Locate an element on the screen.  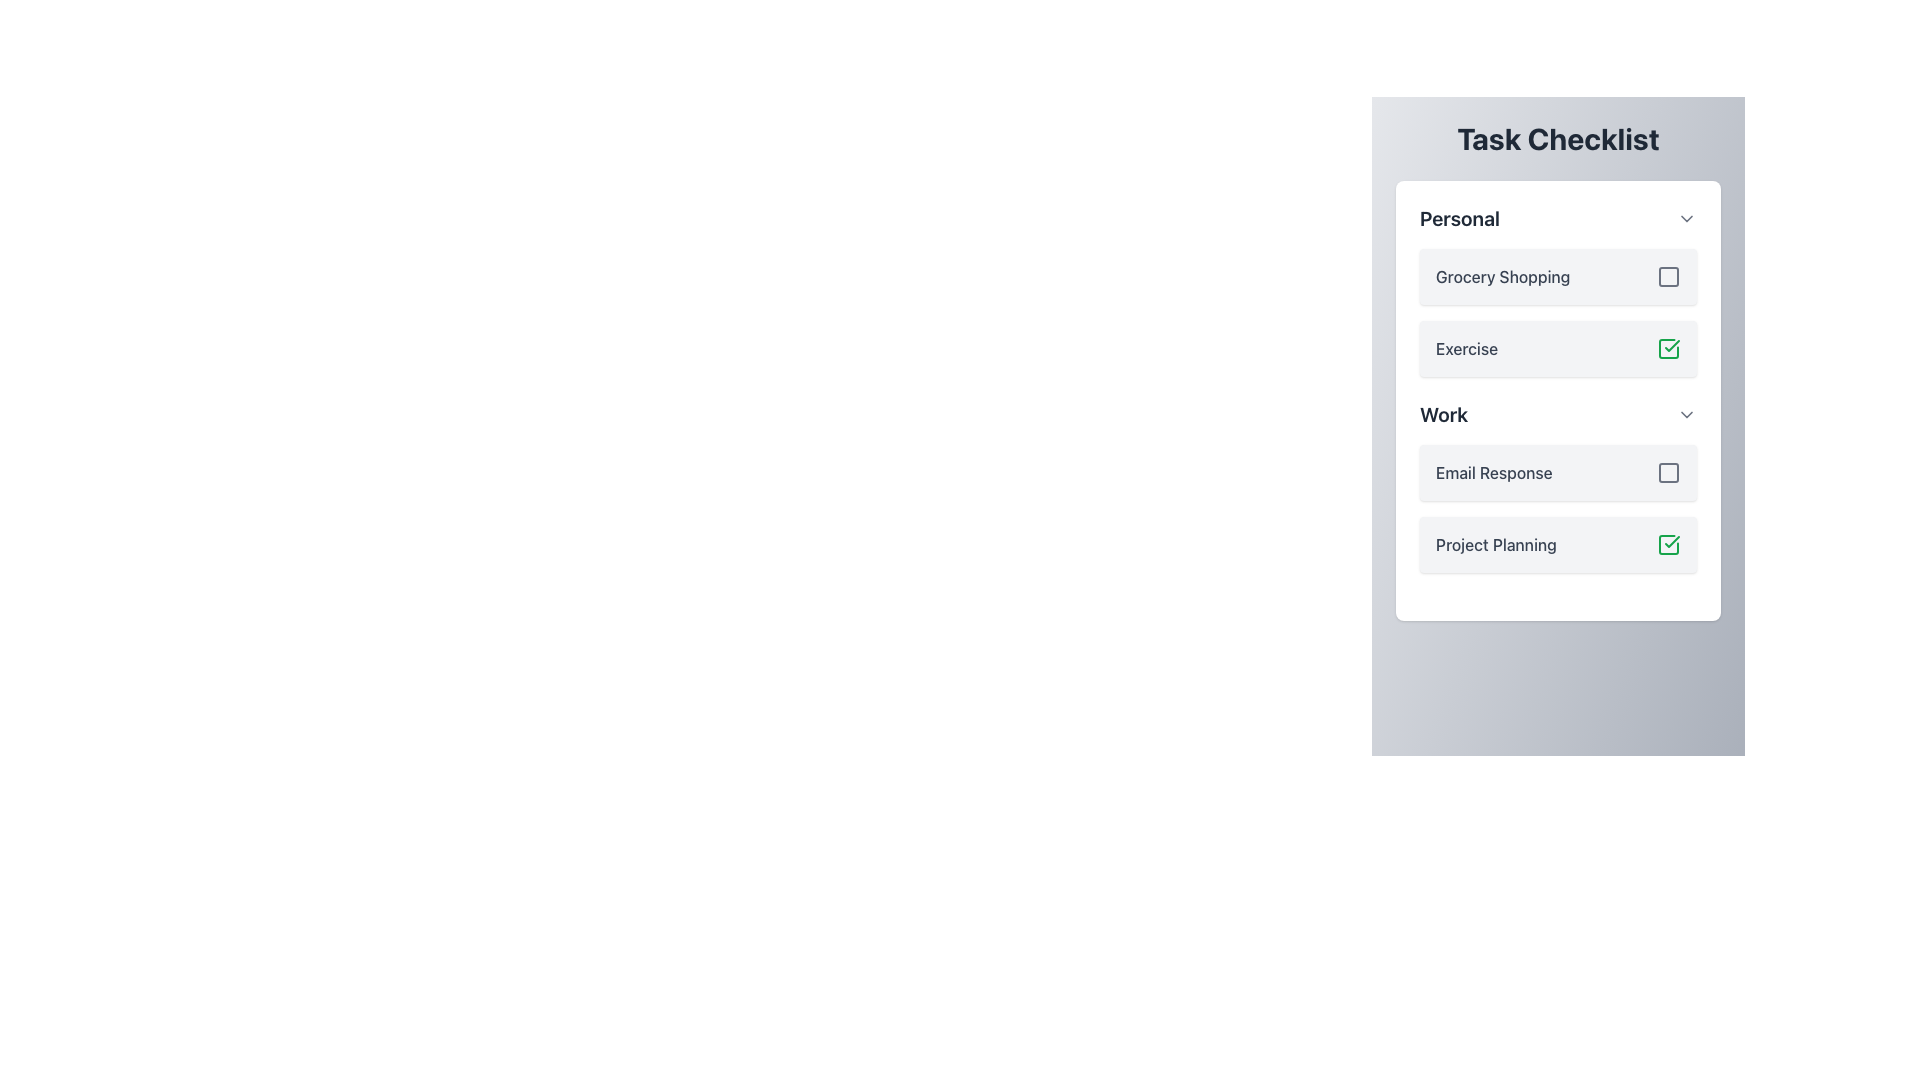
the toggle button icon located to the right of the 'Work' text in the header bar of the Task Checklist is located at coordinates (1685, 414).